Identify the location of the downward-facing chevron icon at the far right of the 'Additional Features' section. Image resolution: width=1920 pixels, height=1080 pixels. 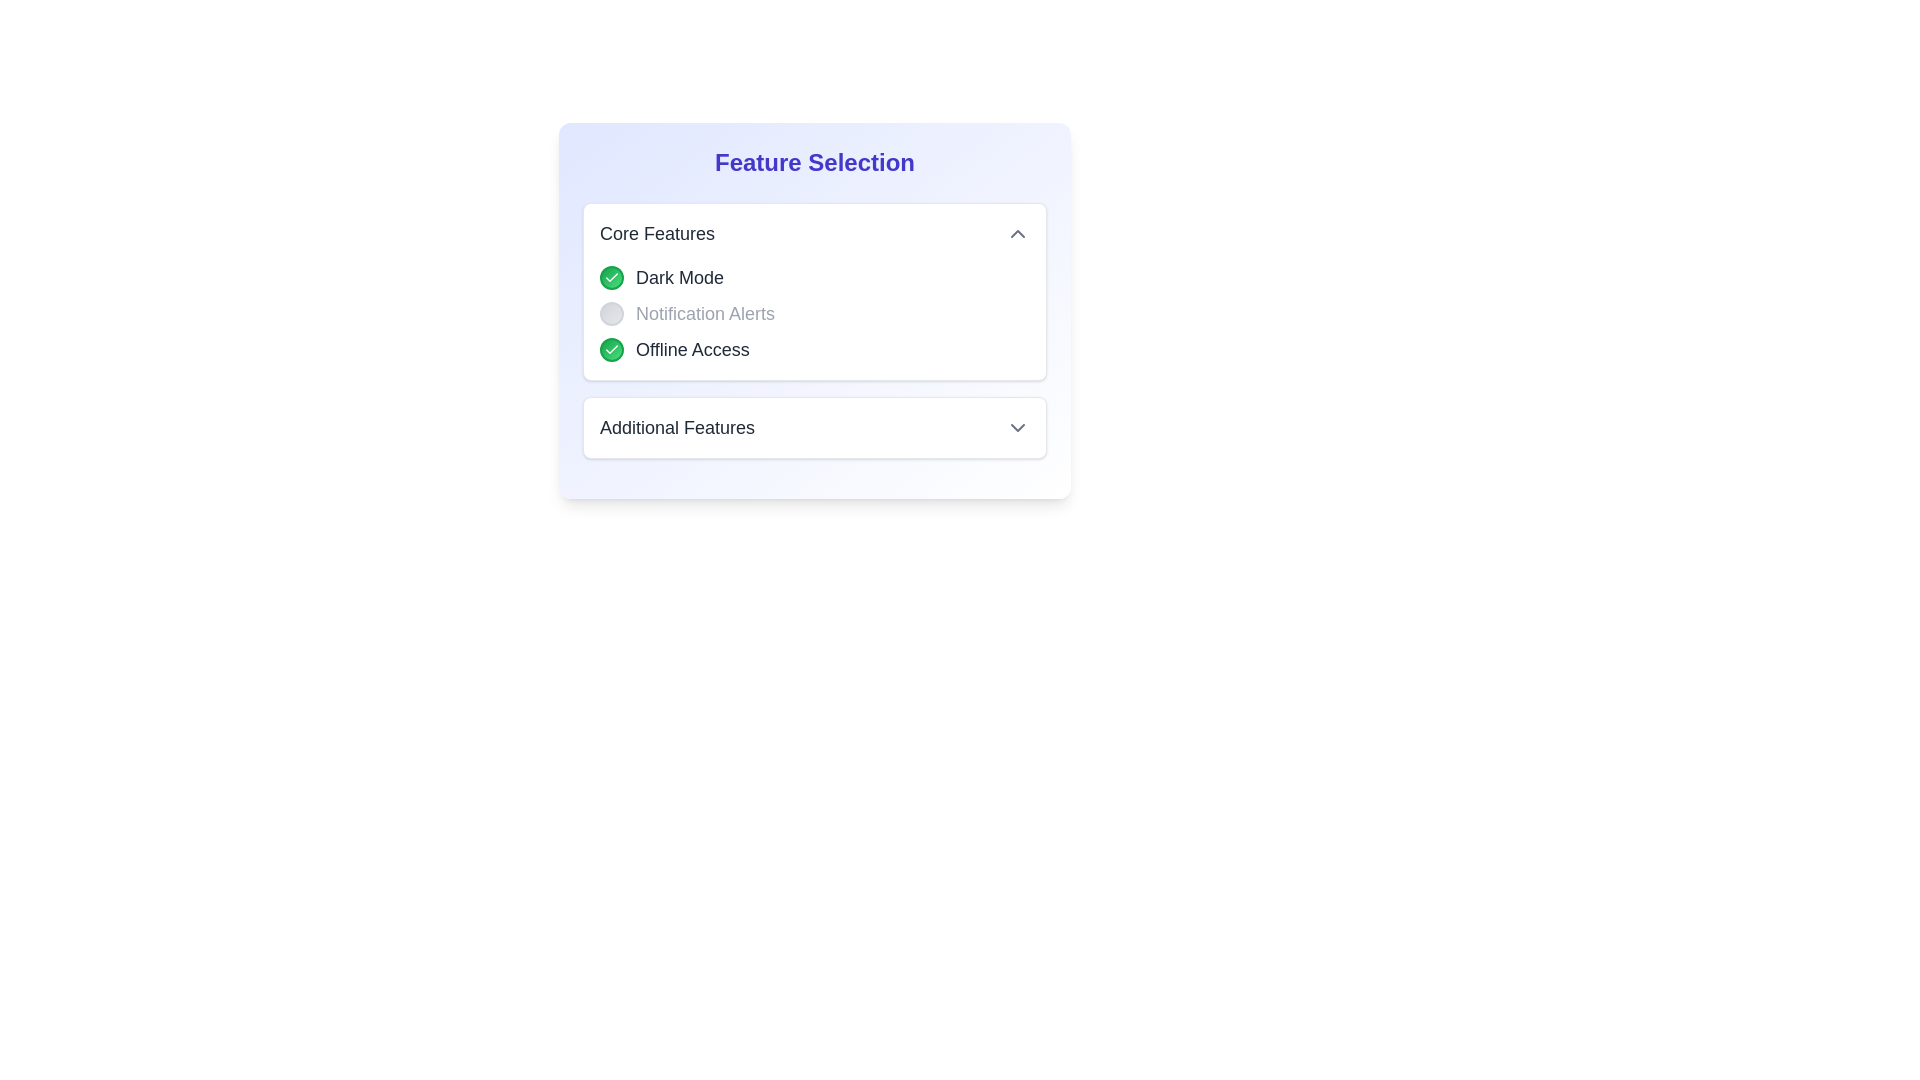
(1017, 427).